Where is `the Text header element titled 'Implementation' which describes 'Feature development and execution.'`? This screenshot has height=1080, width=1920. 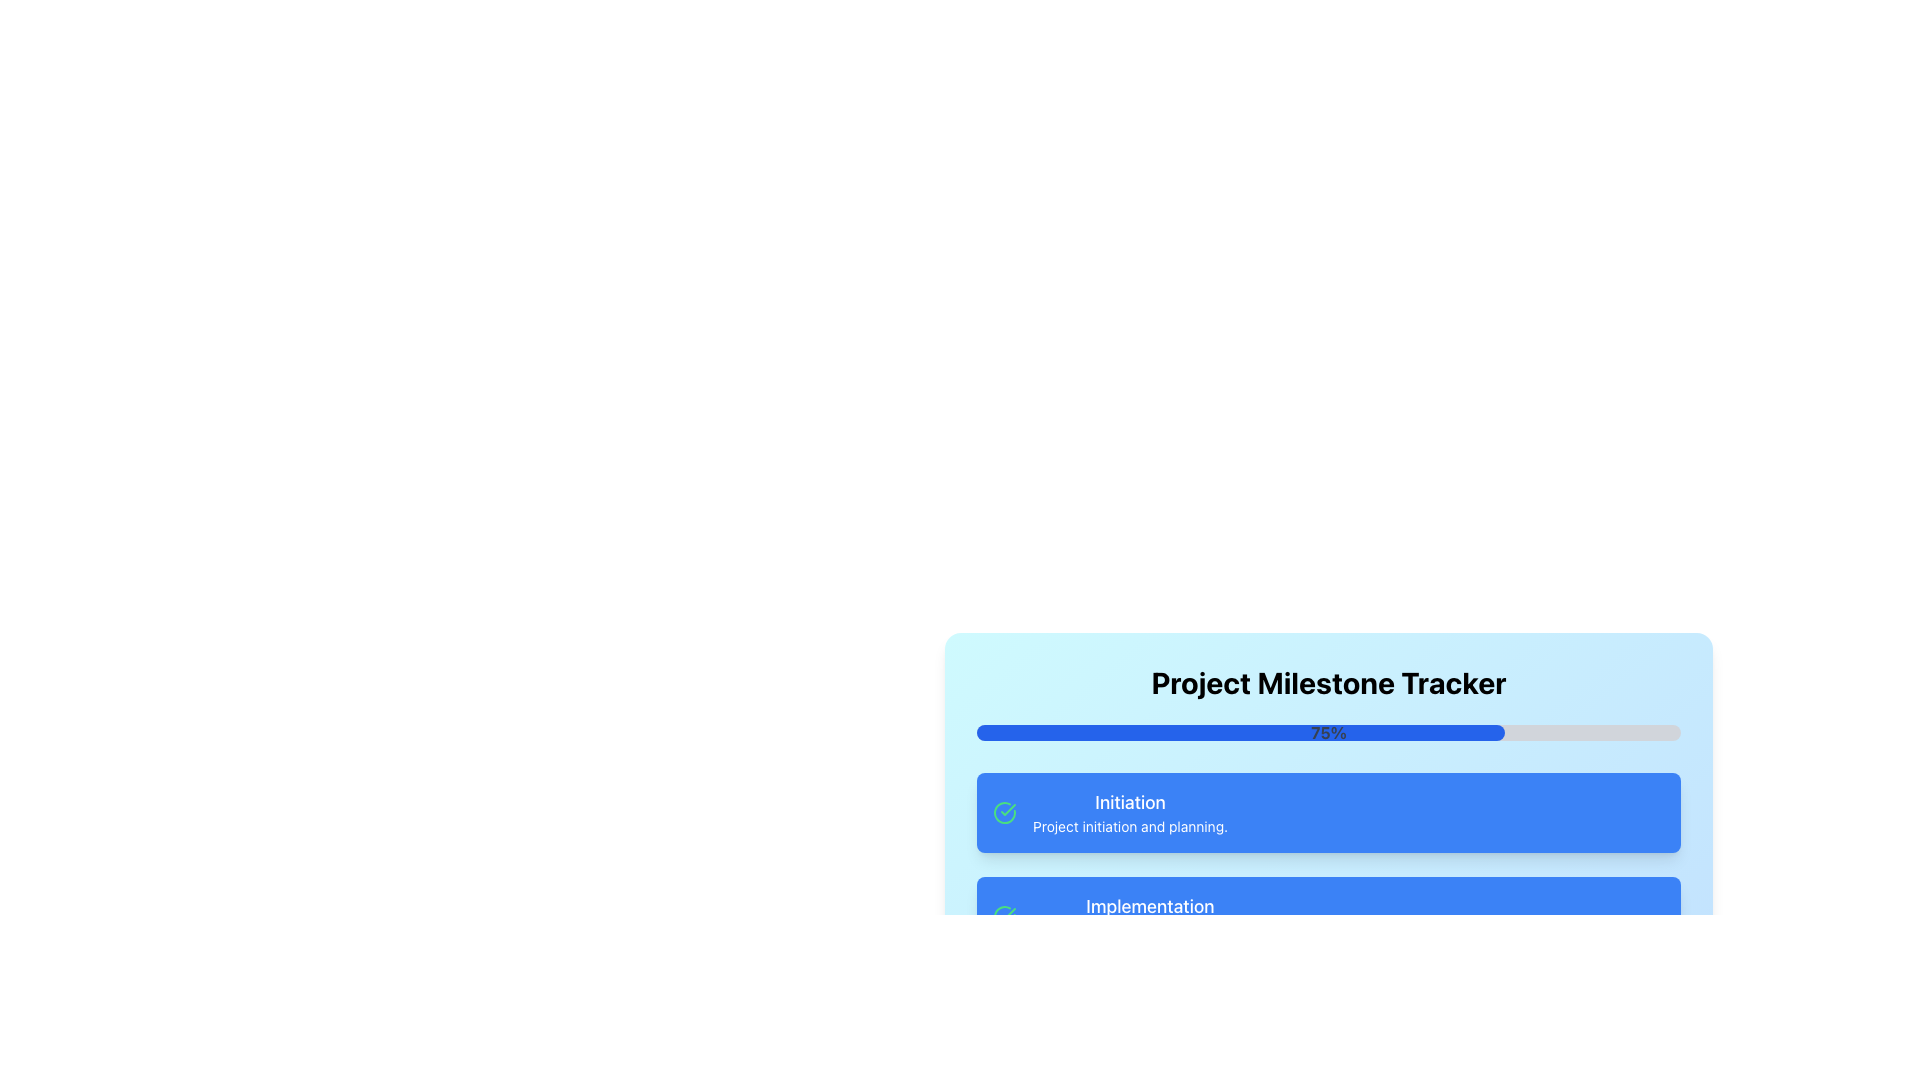 the Text header element titled 'Implementation' which describes 'Feature development and execution.' is located at coordinates (1150, 906).